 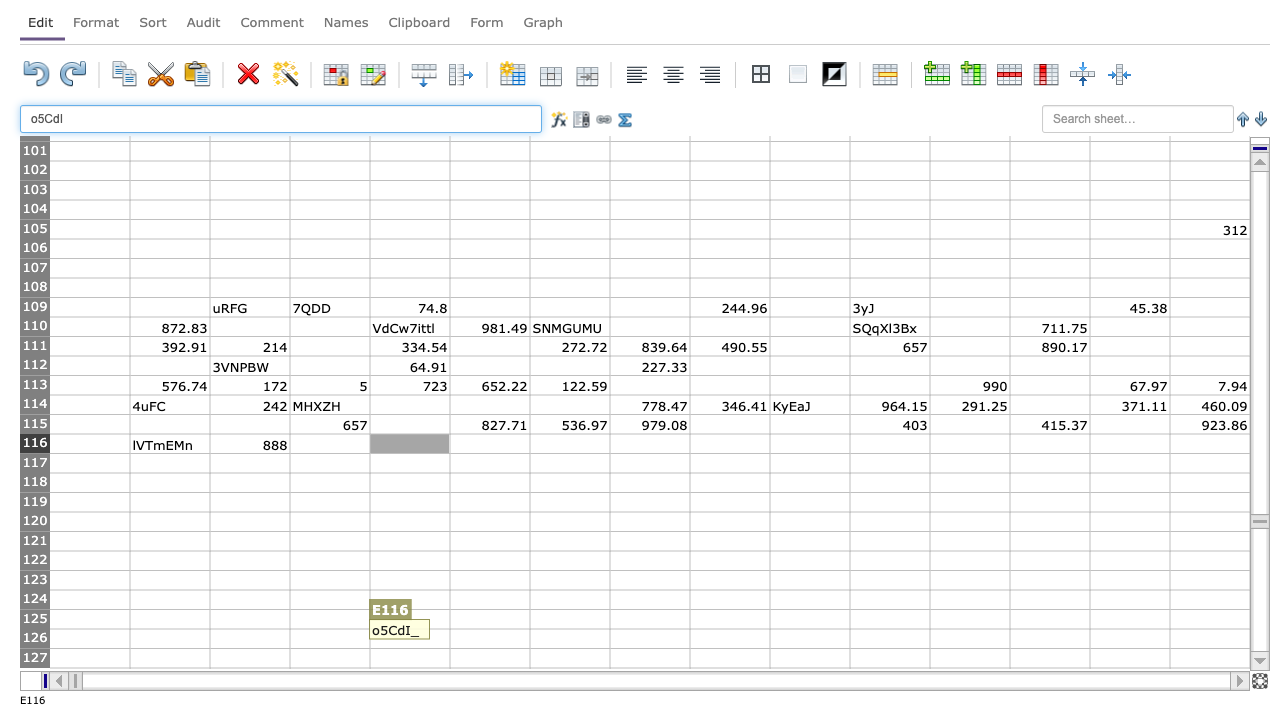 What do you see at coordinates (489, 638) in the screenshot?
I see `F126` at bounding box center [489, 638].